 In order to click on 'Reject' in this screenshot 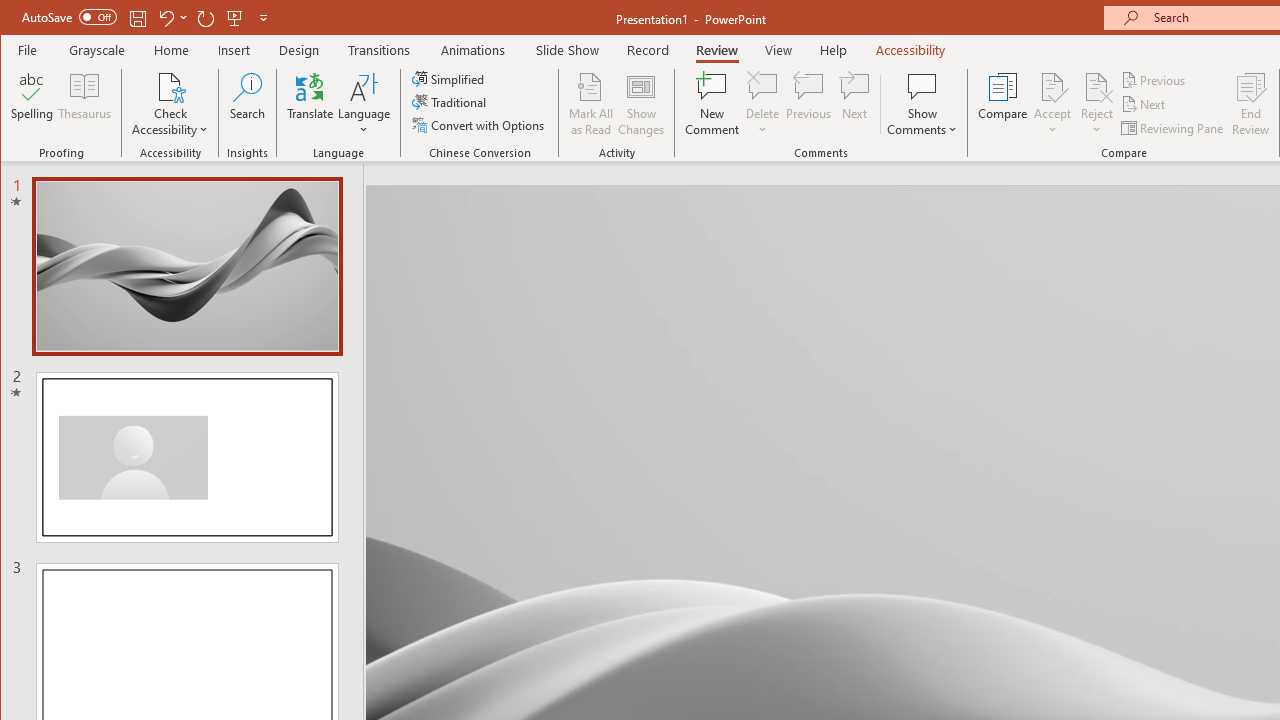, I will do `click(1095, 104)`.